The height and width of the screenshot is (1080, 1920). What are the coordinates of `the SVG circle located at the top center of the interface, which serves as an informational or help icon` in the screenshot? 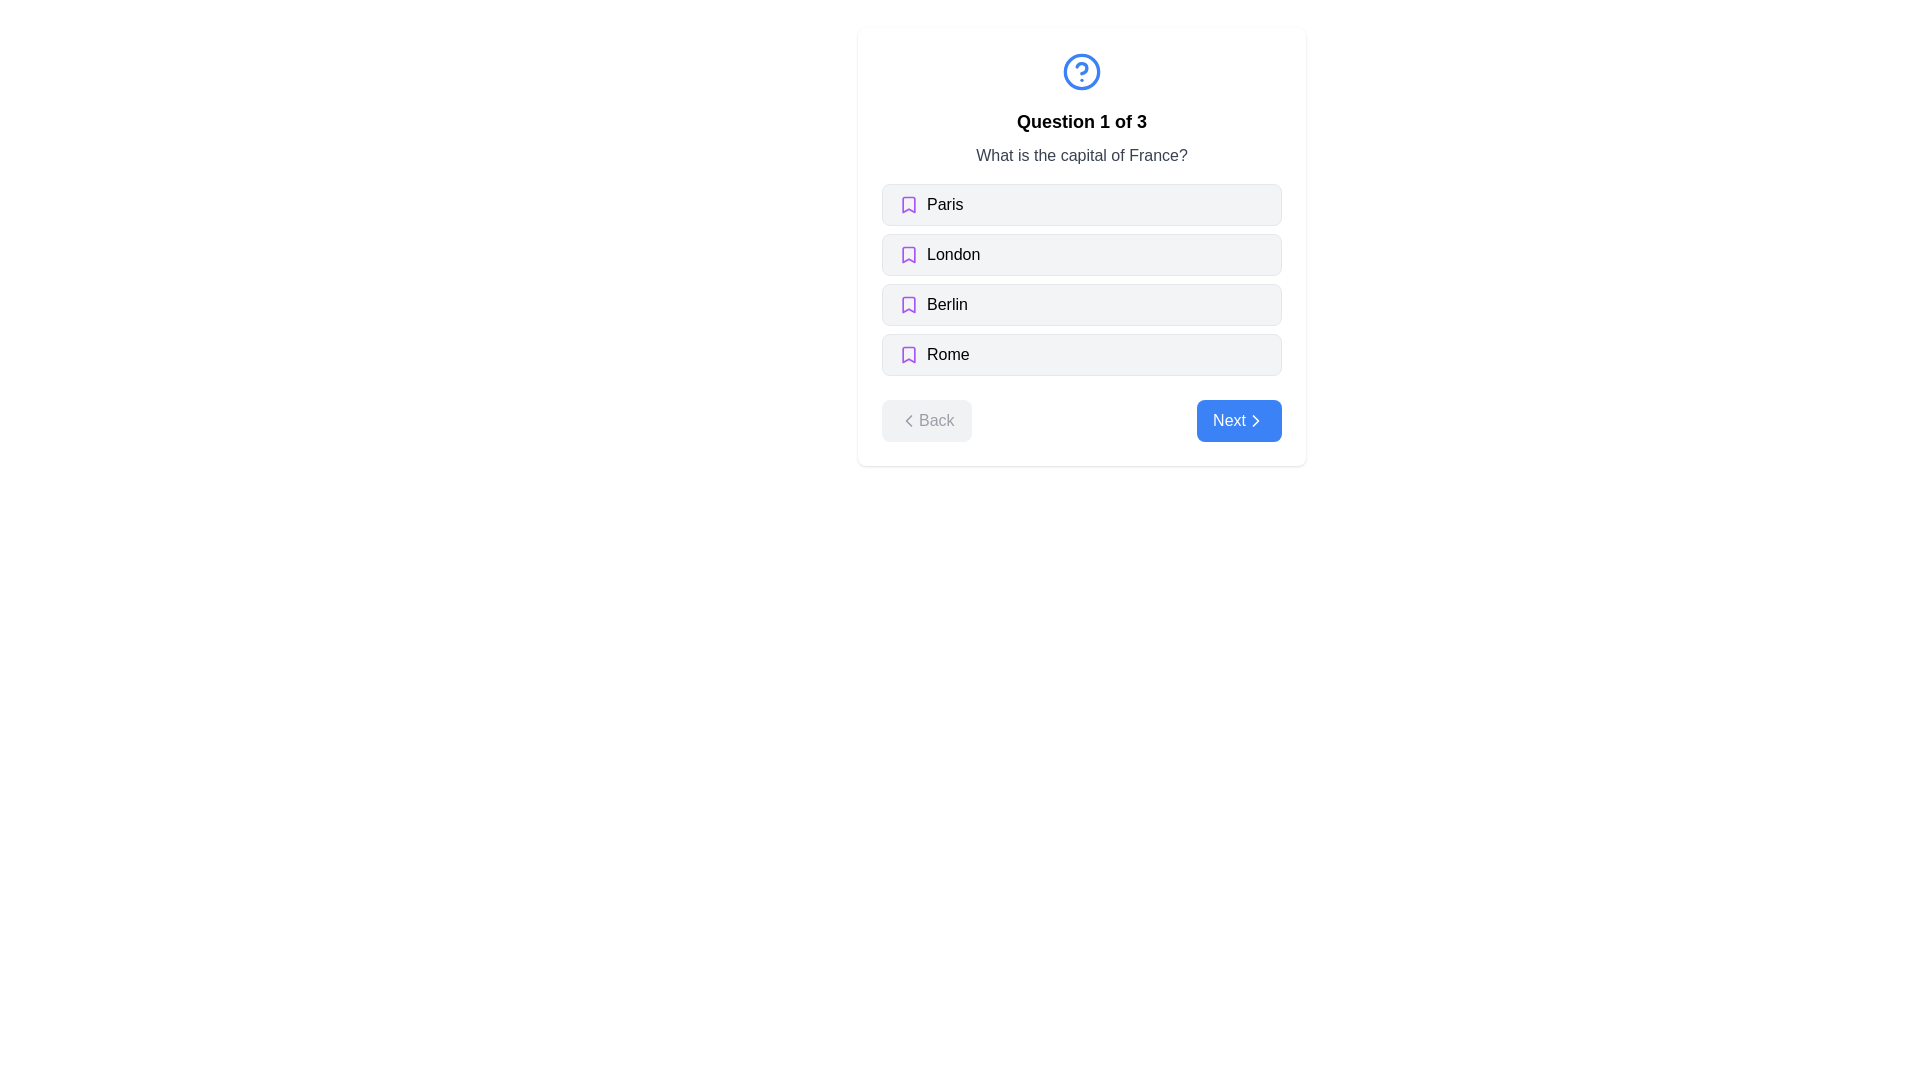 It's located at (1080, 71).